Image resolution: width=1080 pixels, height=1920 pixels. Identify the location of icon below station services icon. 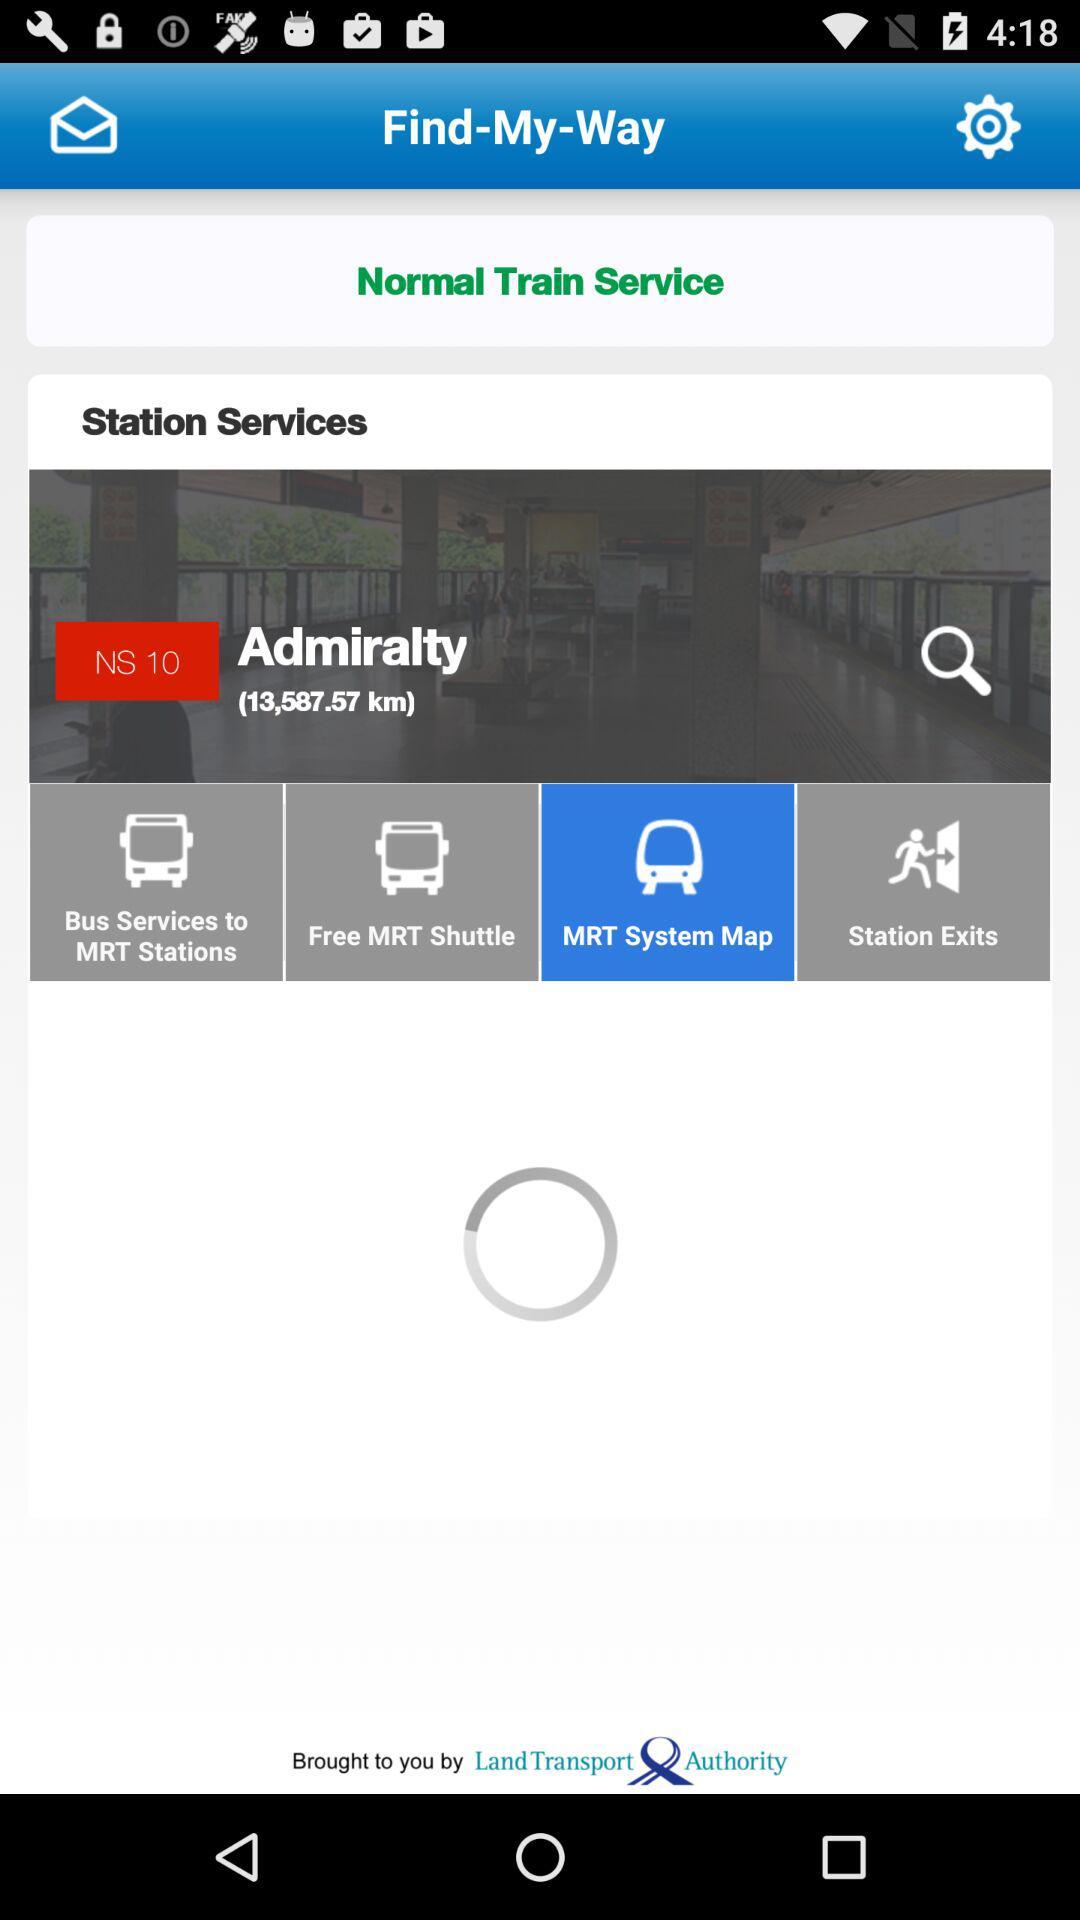
(954, 661).